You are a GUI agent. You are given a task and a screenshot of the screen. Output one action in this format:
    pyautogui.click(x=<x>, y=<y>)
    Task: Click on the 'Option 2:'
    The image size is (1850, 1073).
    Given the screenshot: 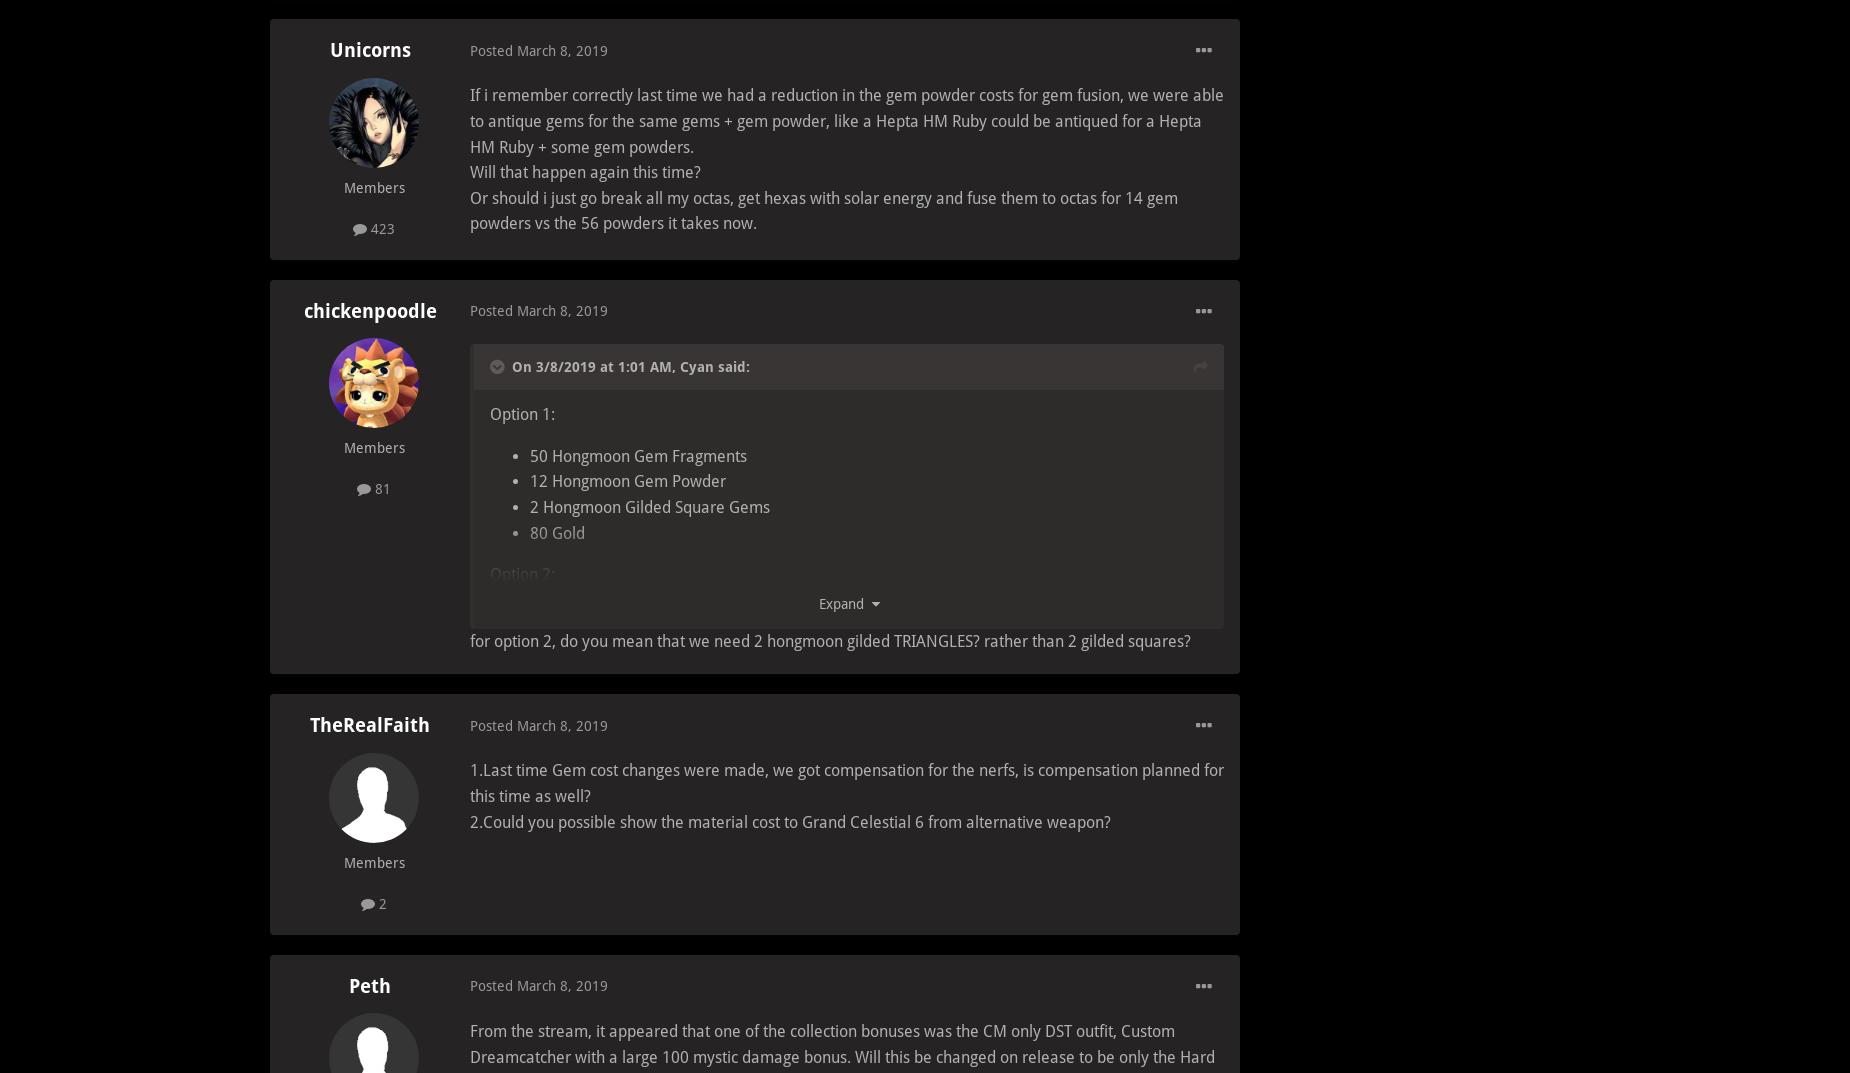 What is the action you would take?
    pyautogui.click(x=522, y=574)
    